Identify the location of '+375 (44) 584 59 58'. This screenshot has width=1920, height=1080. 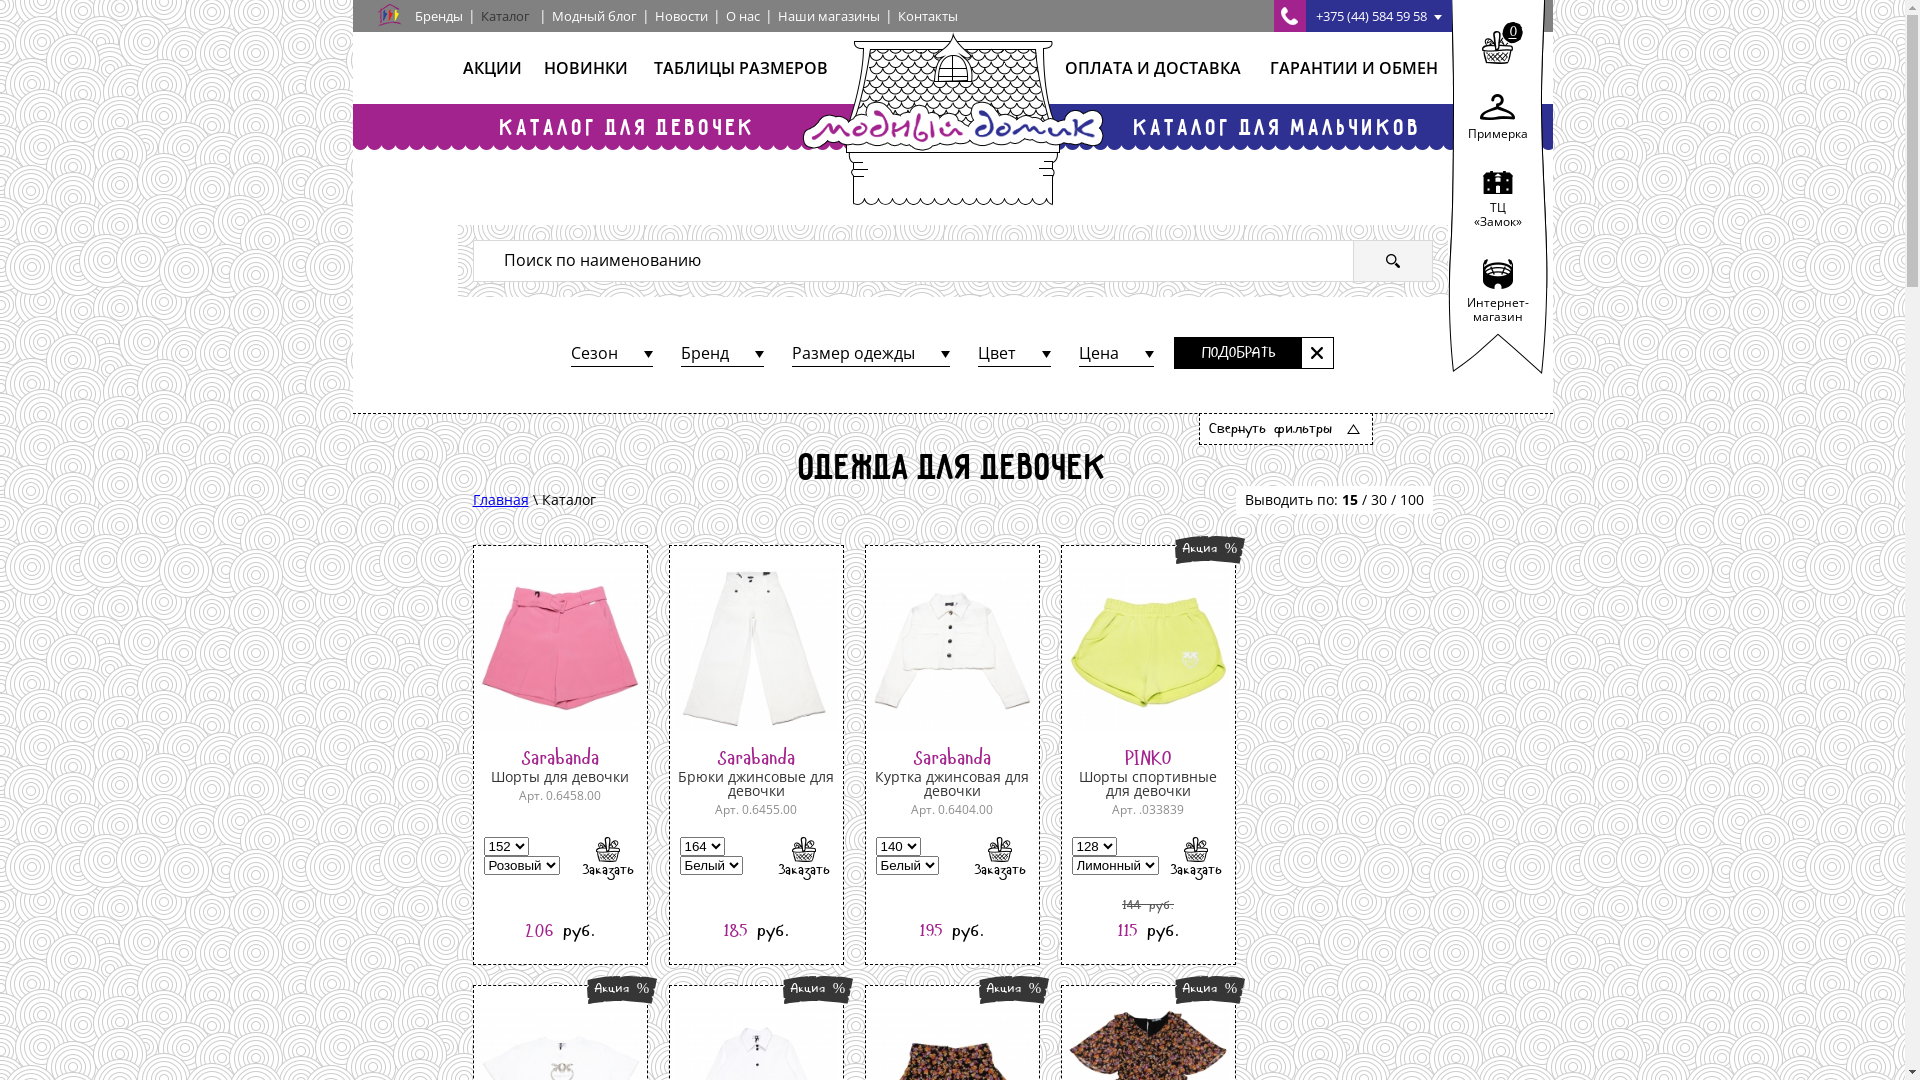
(1272, 15).